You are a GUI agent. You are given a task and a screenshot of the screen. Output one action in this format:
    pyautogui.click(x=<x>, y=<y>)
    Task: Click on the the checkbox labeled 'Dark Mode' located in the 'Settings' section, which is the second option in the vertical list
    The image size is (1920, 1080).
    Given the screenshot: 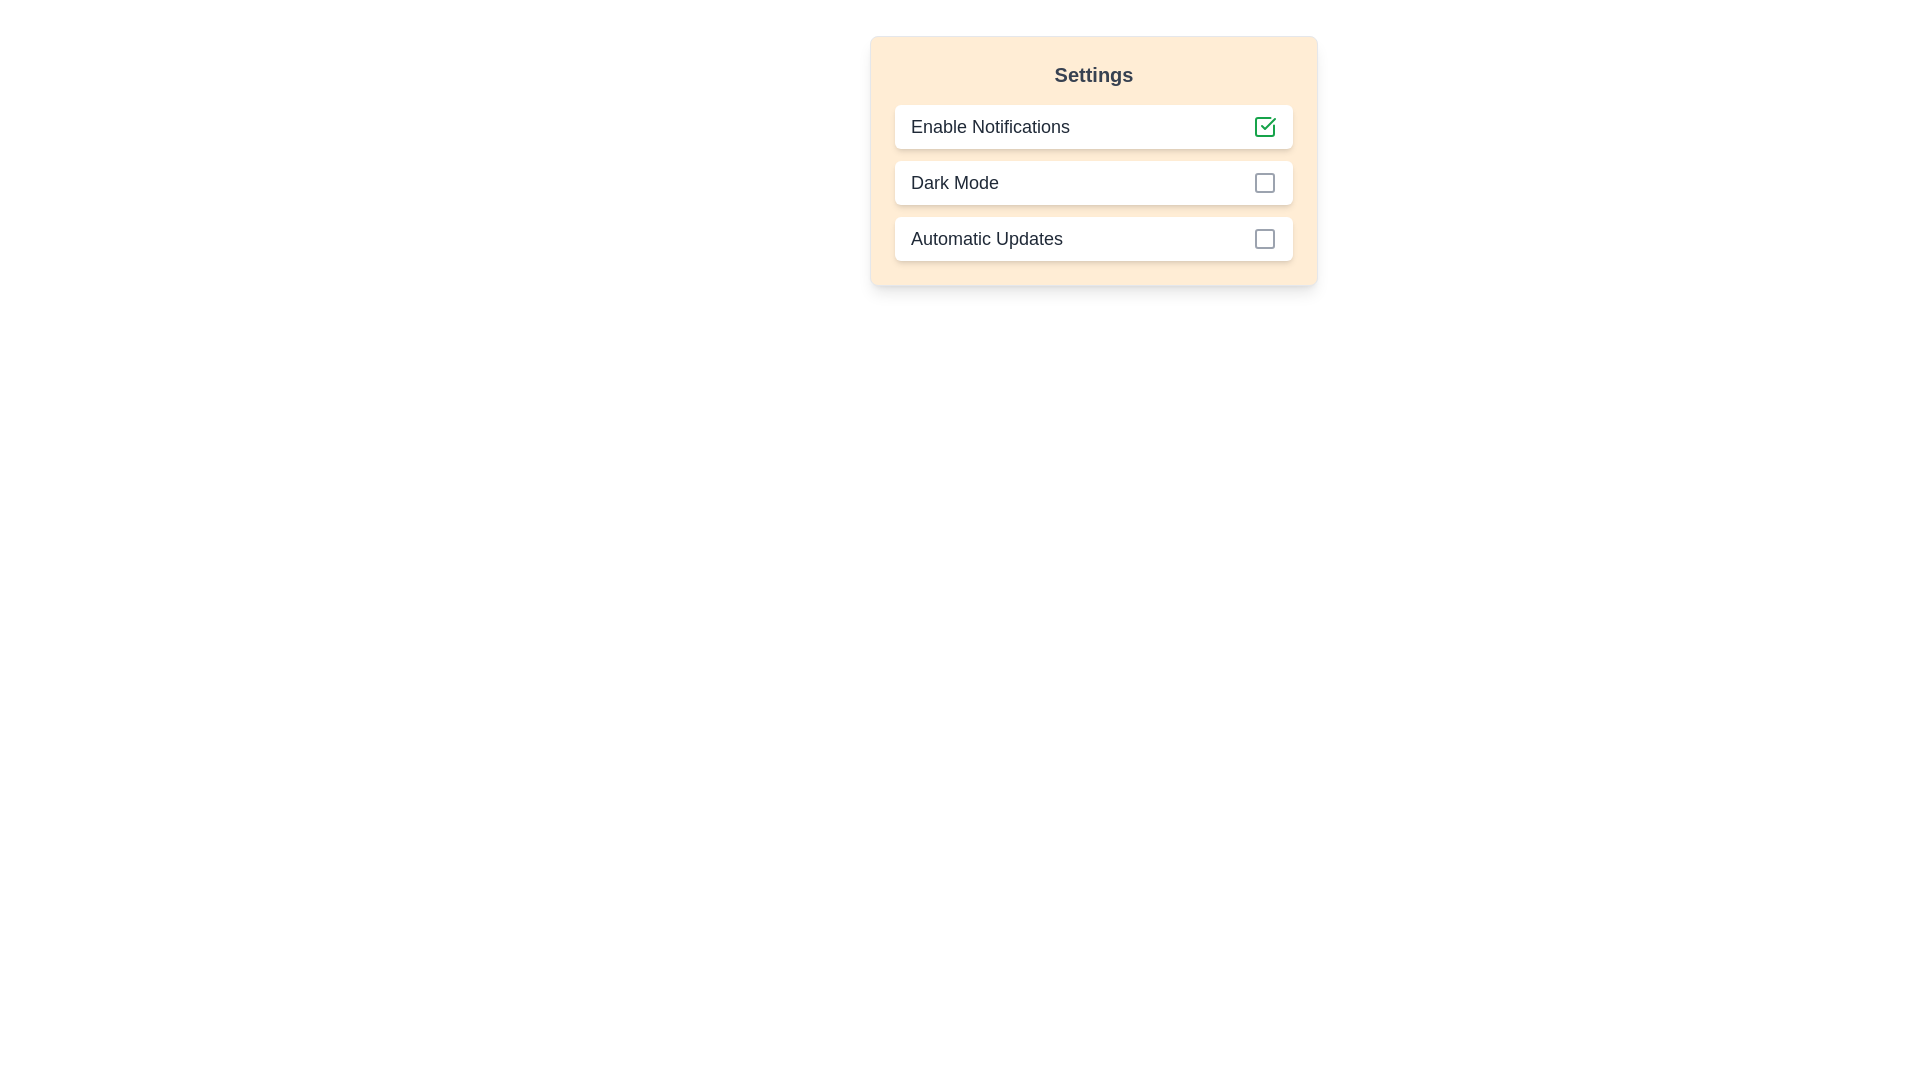 What is the action you would take?
    pyautogui.click(x=1093, y=182)
    